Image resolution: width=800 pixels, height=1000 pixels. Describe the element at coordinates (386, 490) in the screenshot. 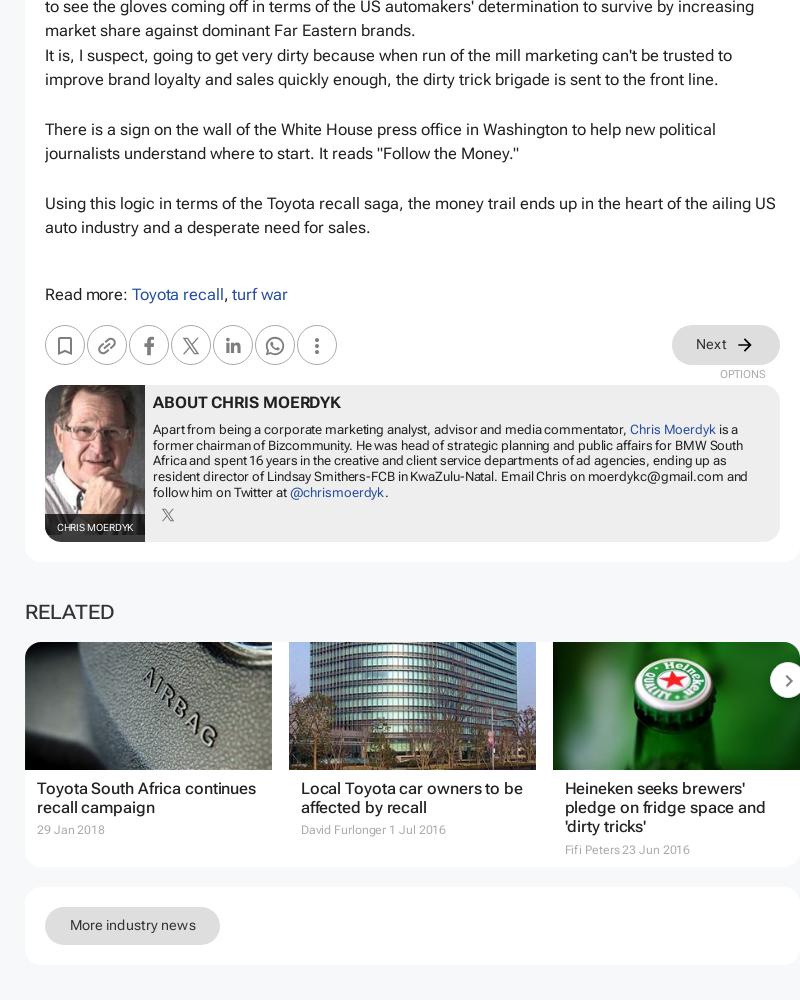

I see `'.'` at that location.